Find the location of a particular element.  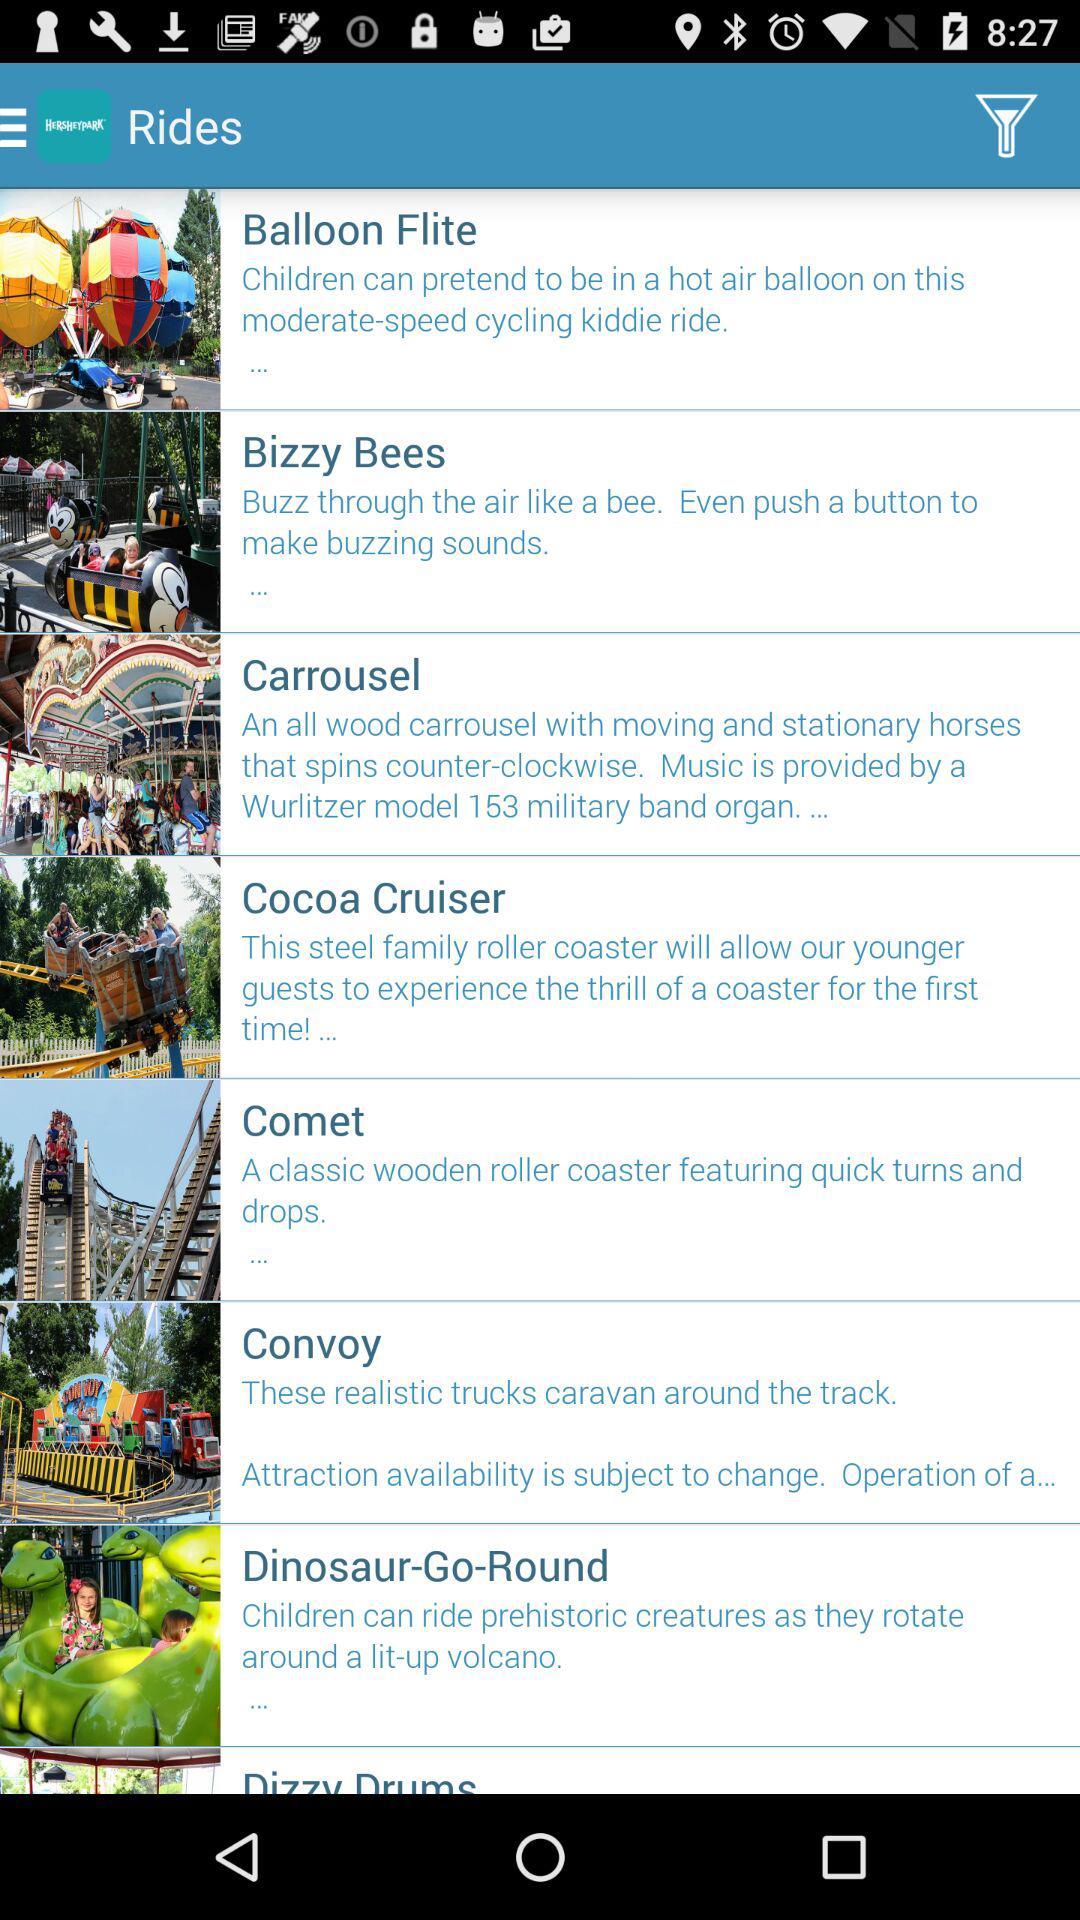

dinosaur-go-round icon is located at coordinates (650, 1563).